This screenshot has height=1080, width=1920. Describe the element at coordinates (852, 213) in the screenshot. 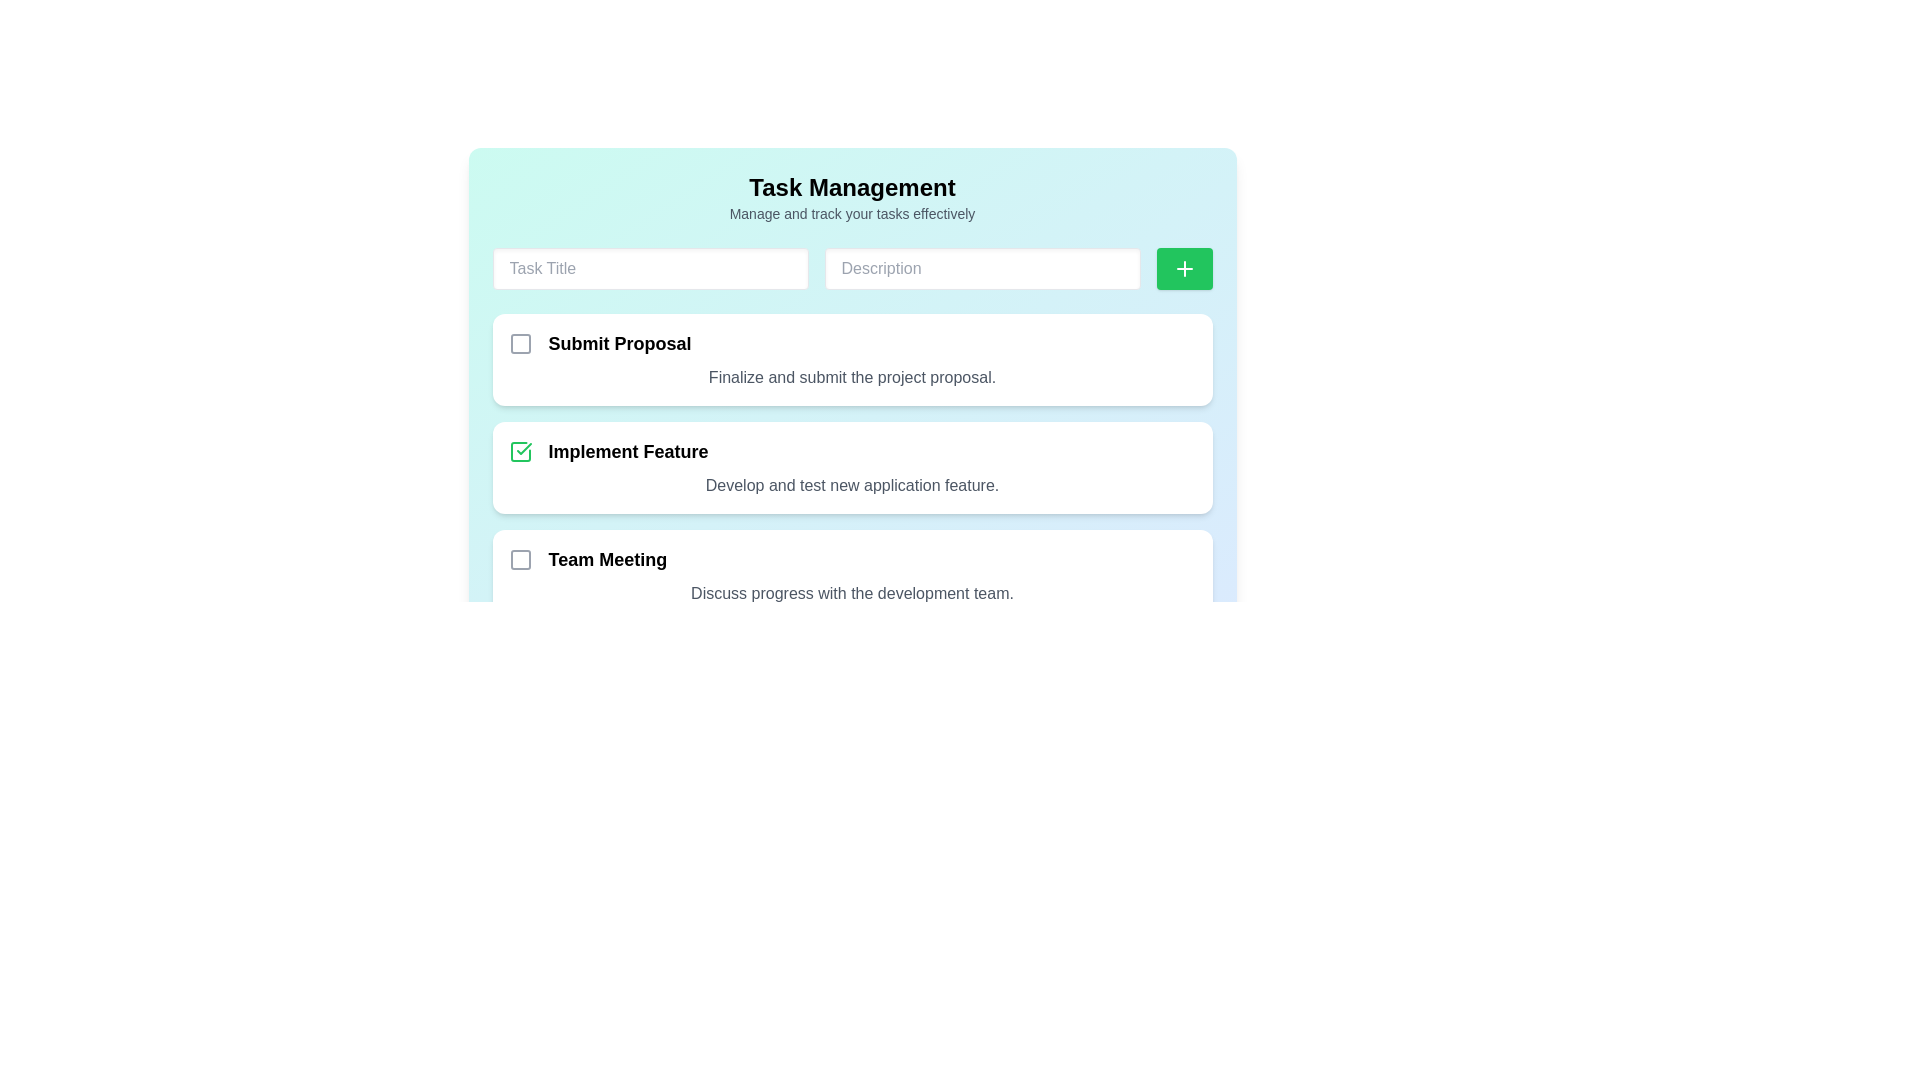

I see `the small gray text label that reads 'Manage and track your tasks effectively', located below the 'Task Management' heading` at that location.